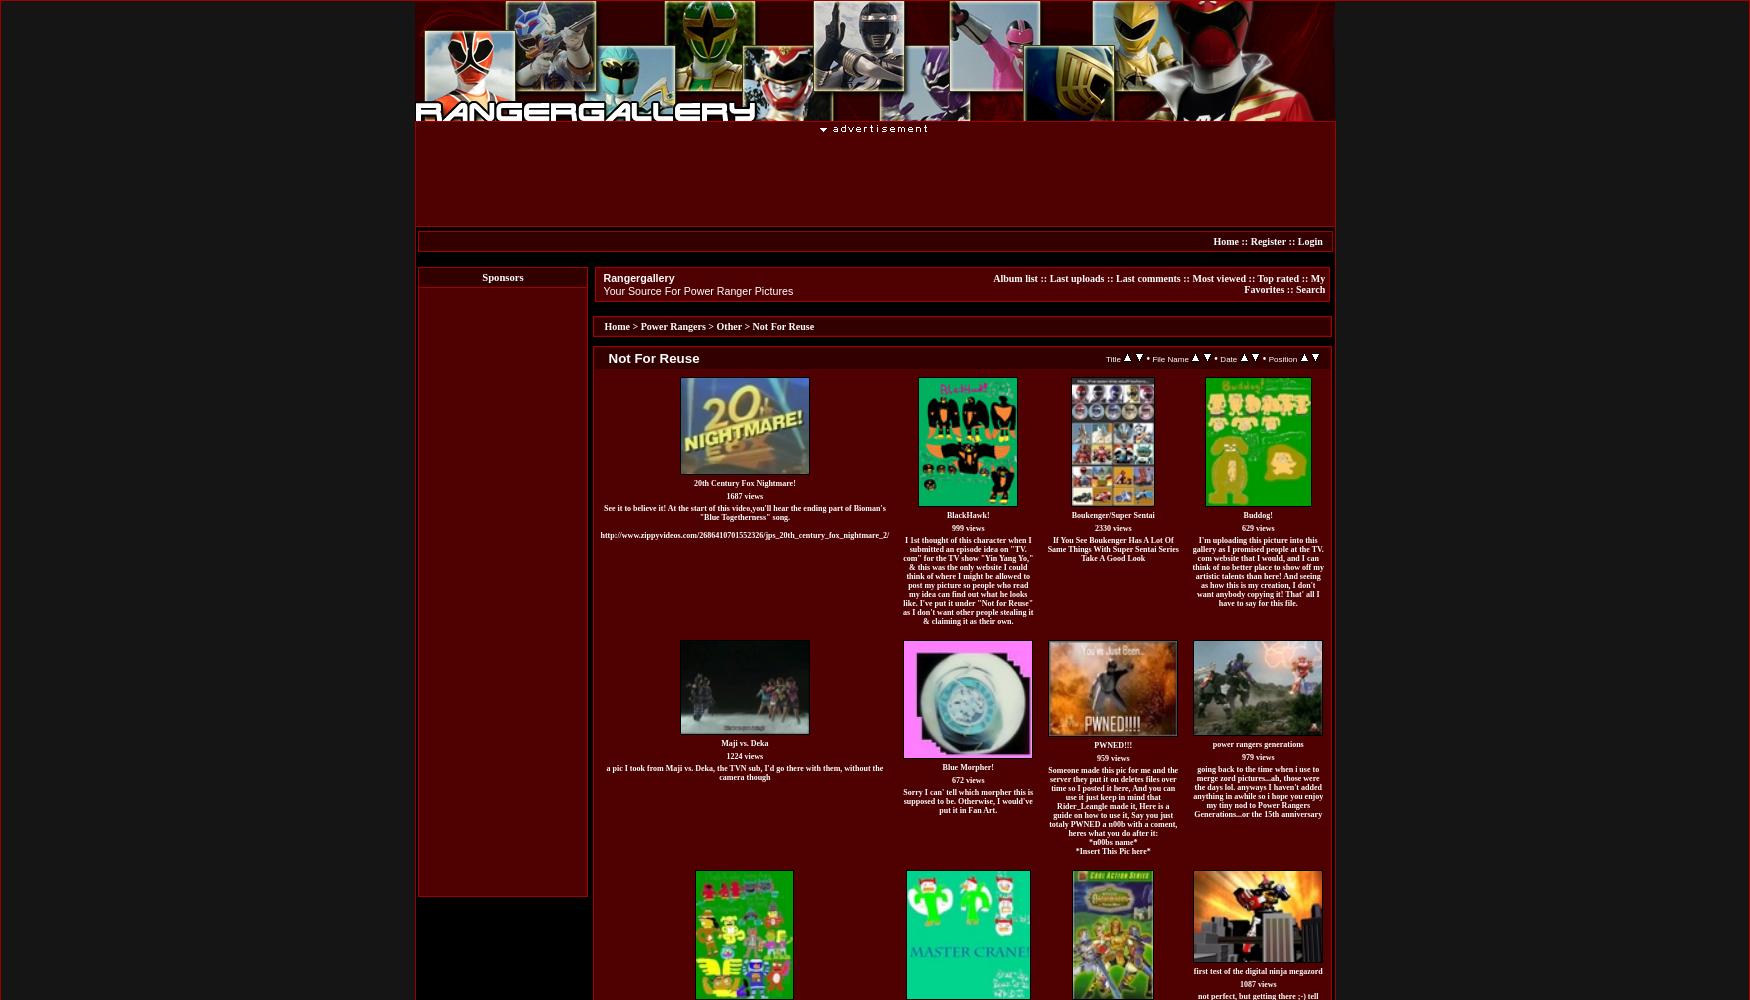 This screenshot has height=1000, width=1750. What do you see at coordinates (1191, 278) in the screenshot?
I see `'Most viewed'` at bounding box center [1191, 278].